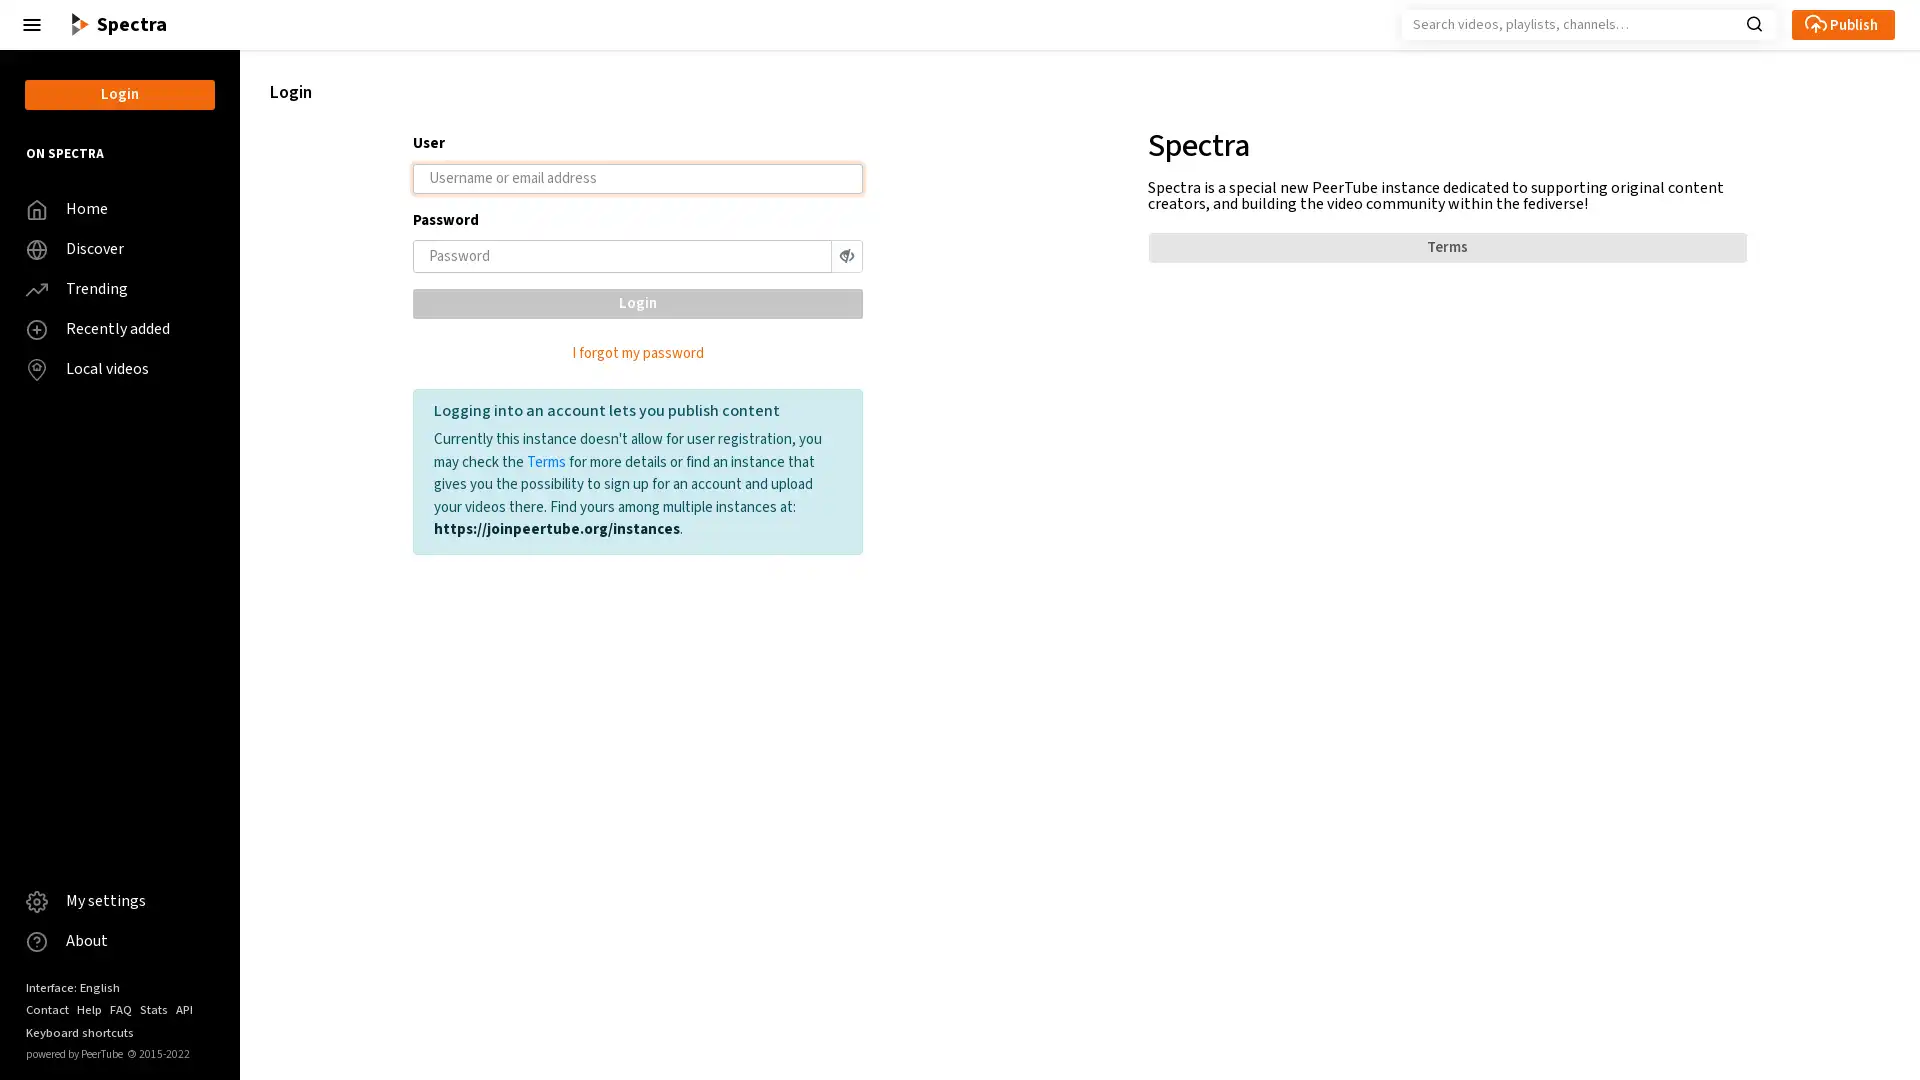 The width and height of the screenshot is (1920, 1080). Describe the element at coordinates (32, 24) in the screenshot. I see `Close the left menu` at that location.